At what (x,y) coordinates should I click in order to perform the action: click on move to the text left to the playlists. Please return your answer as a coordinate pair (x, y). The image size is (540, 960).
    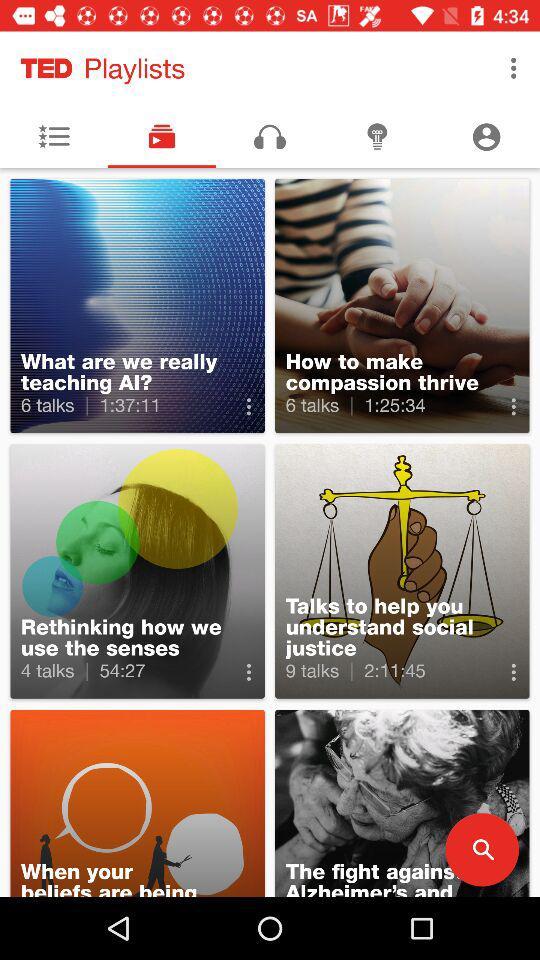
    Looking at the image, I should click on (47, 68).